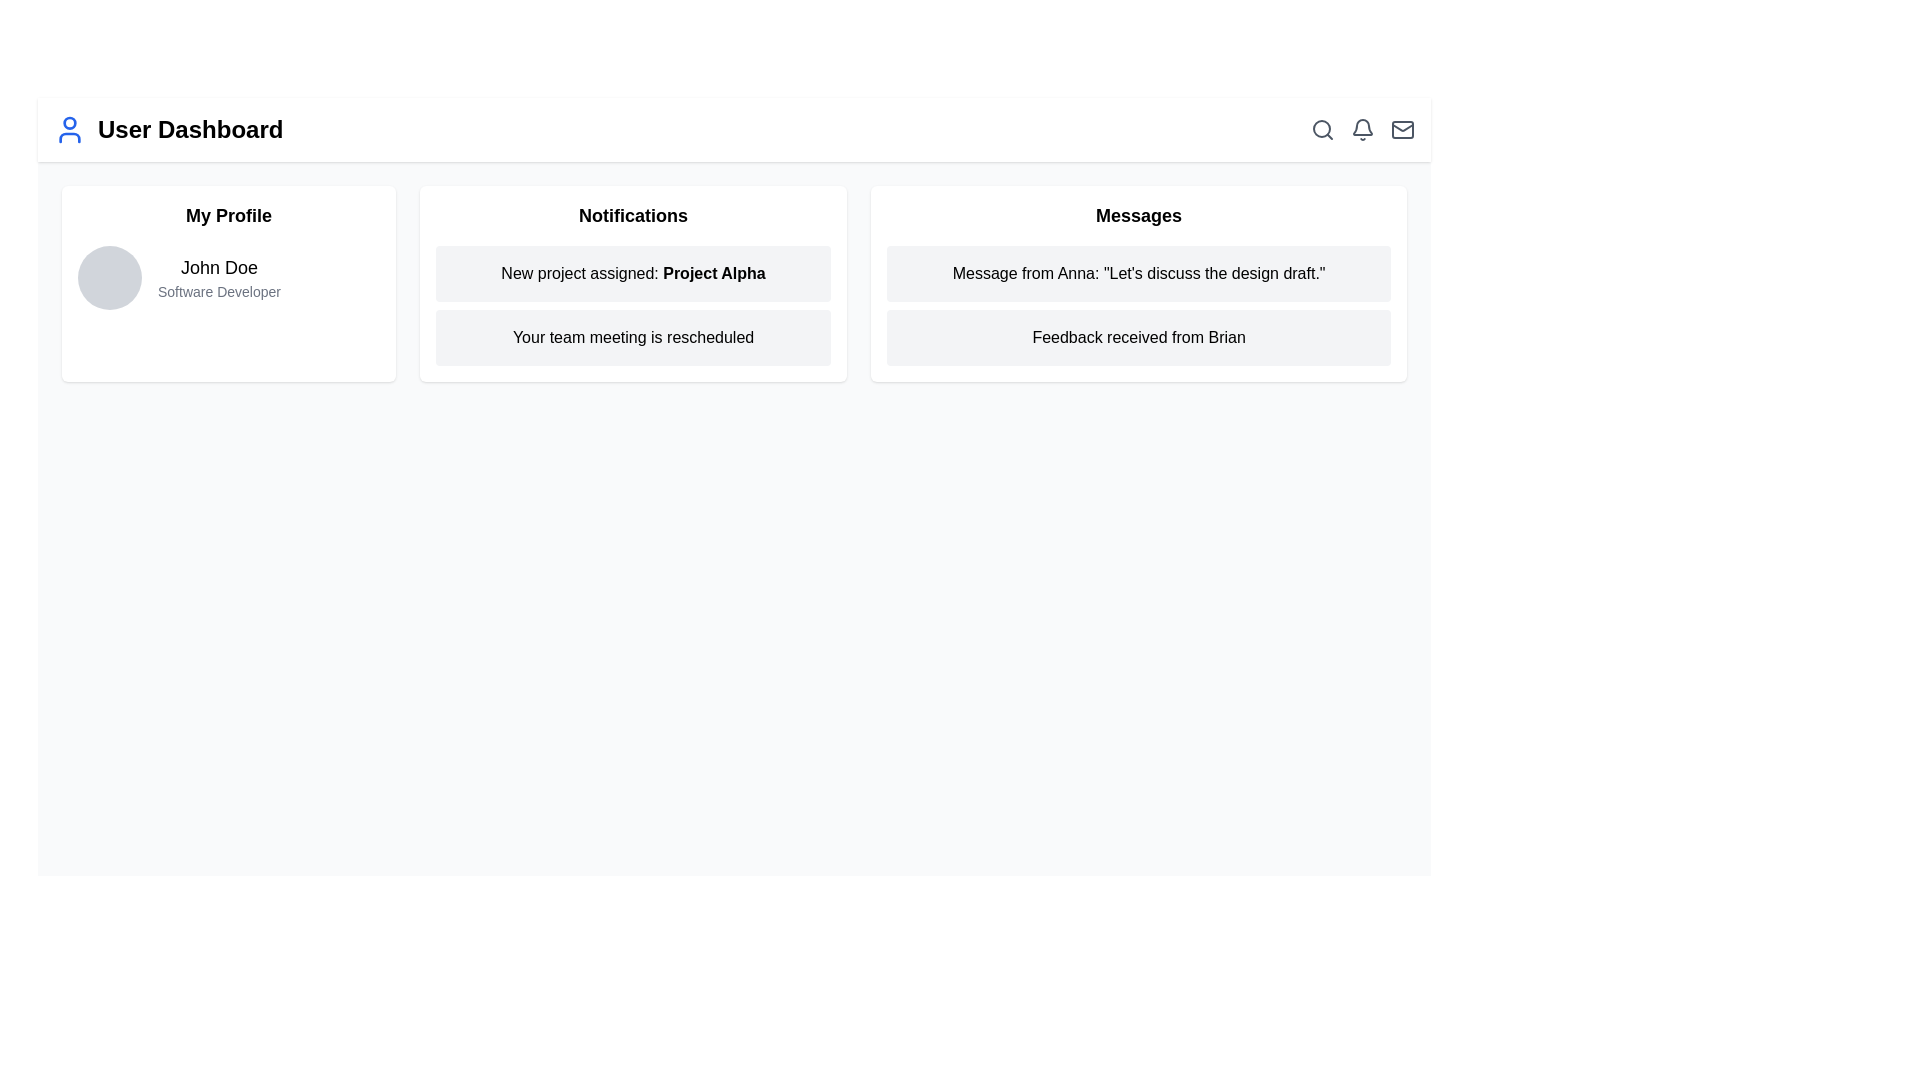 This screenshot has width=1920, height=1080. Describe the element at coordinates (1323, 130) in the screenshot. I see `the search icon button, which resembles a magnifying glass, located in the top right corner of the interface, adjacent to the bell icon` at that location.